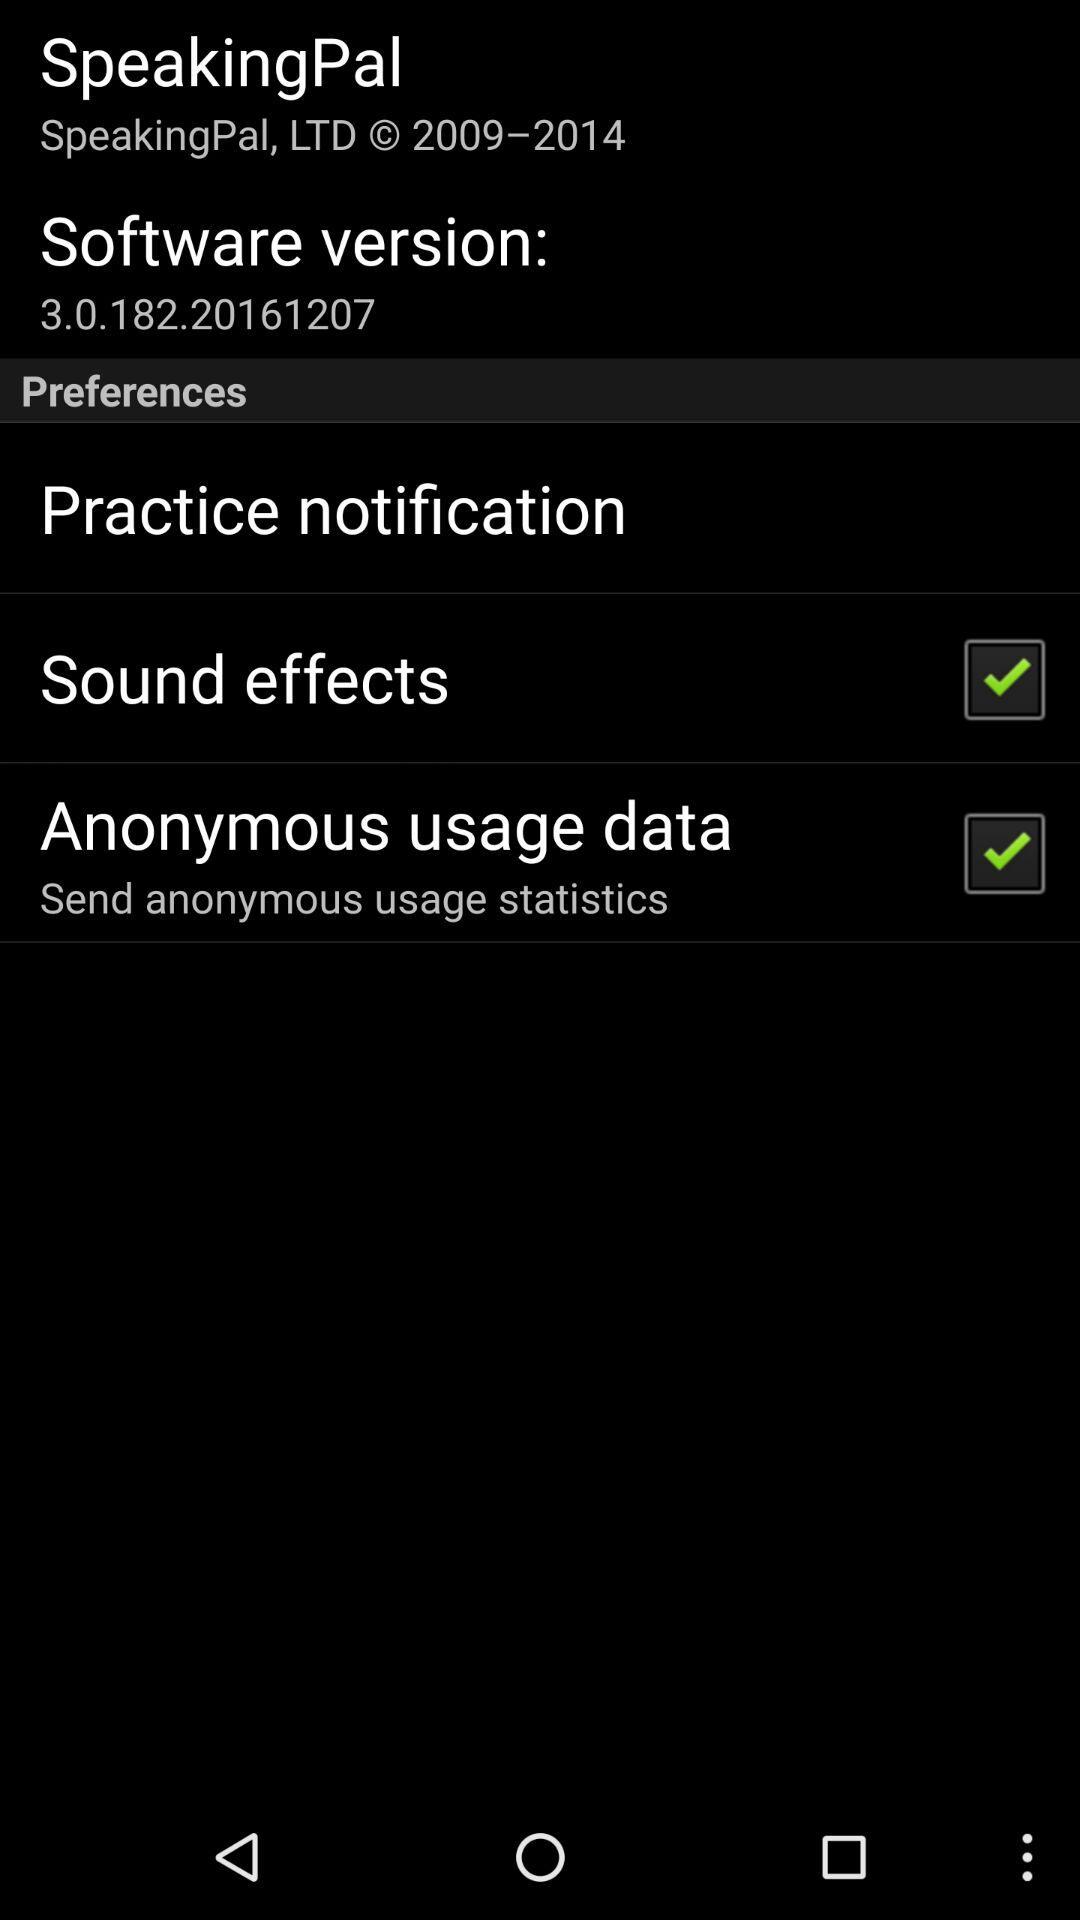 The image size is (1080, 1920). What do you see at coordinates (207, 311) in the screenshot?
I see `the 3 0 182` at bounding box center [207, 311].